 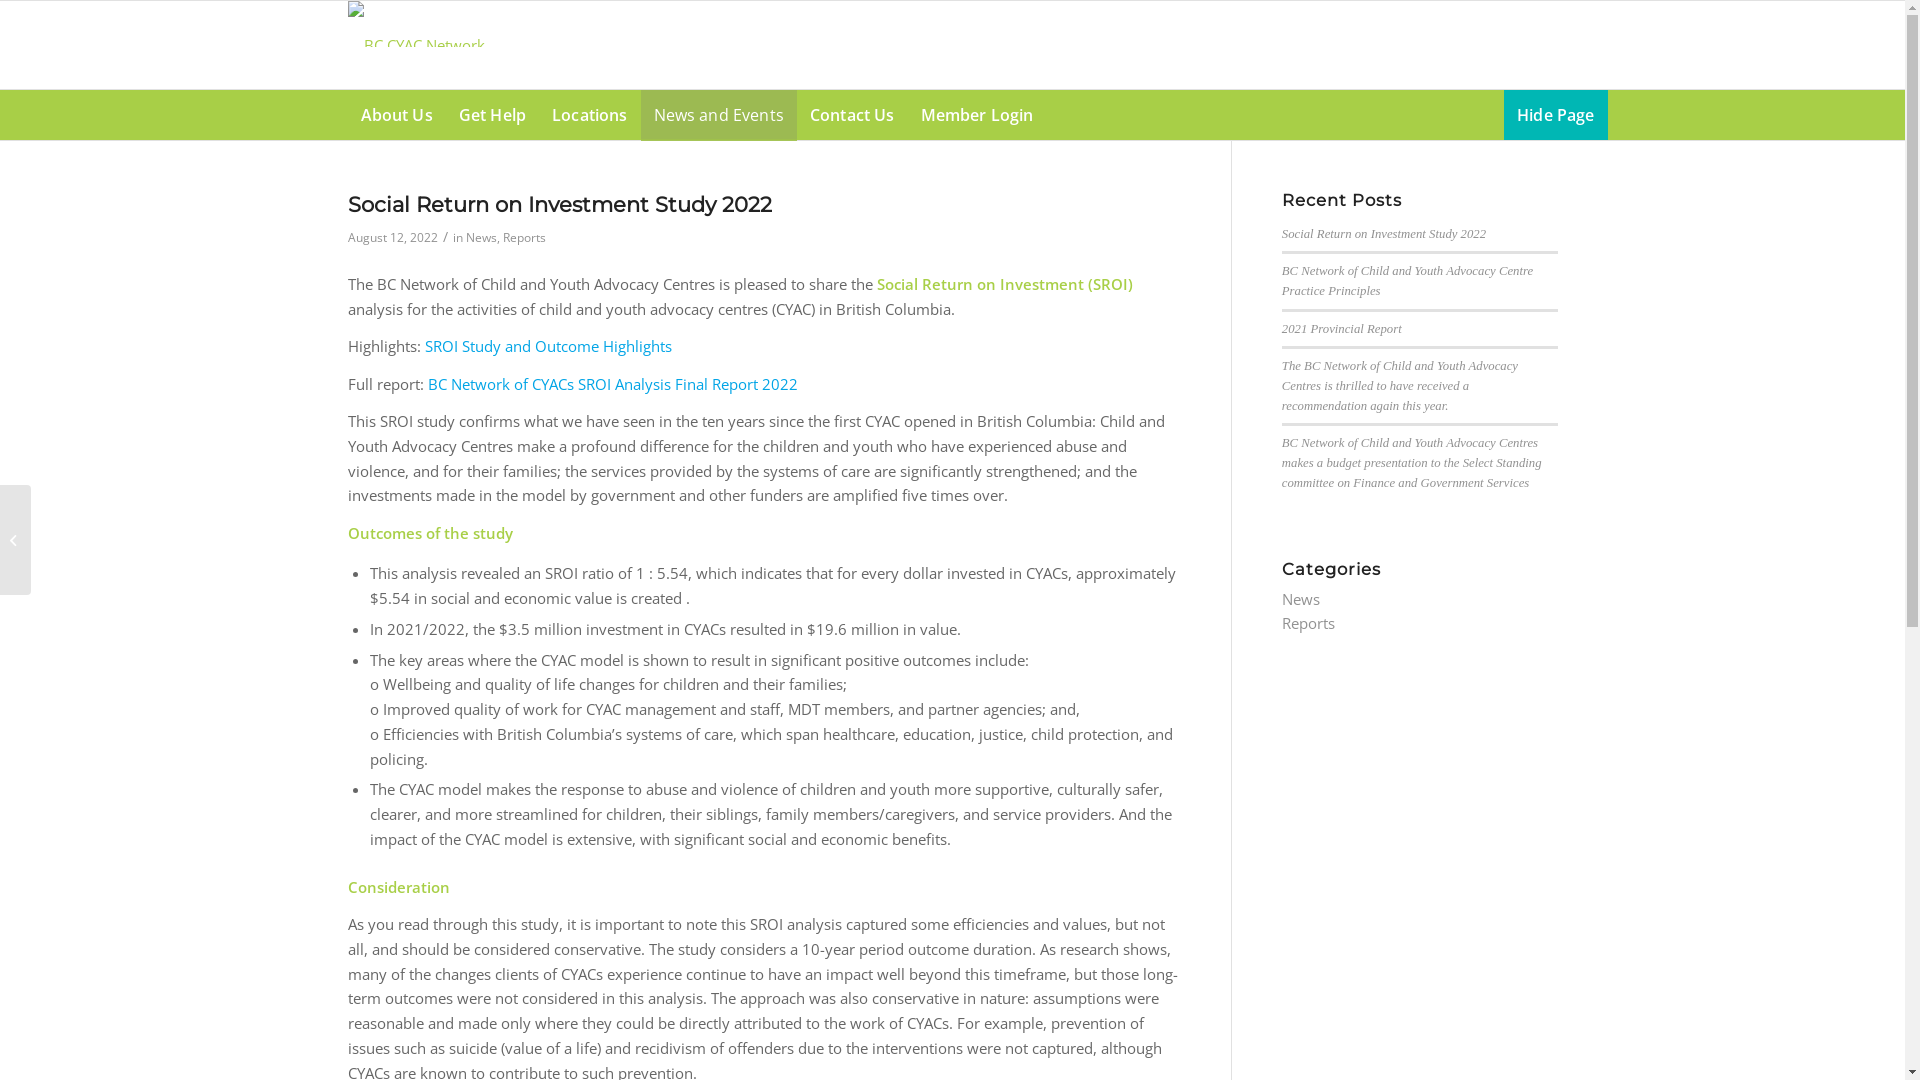 I want to click on 'Get Help', so click(x=492, y=115).